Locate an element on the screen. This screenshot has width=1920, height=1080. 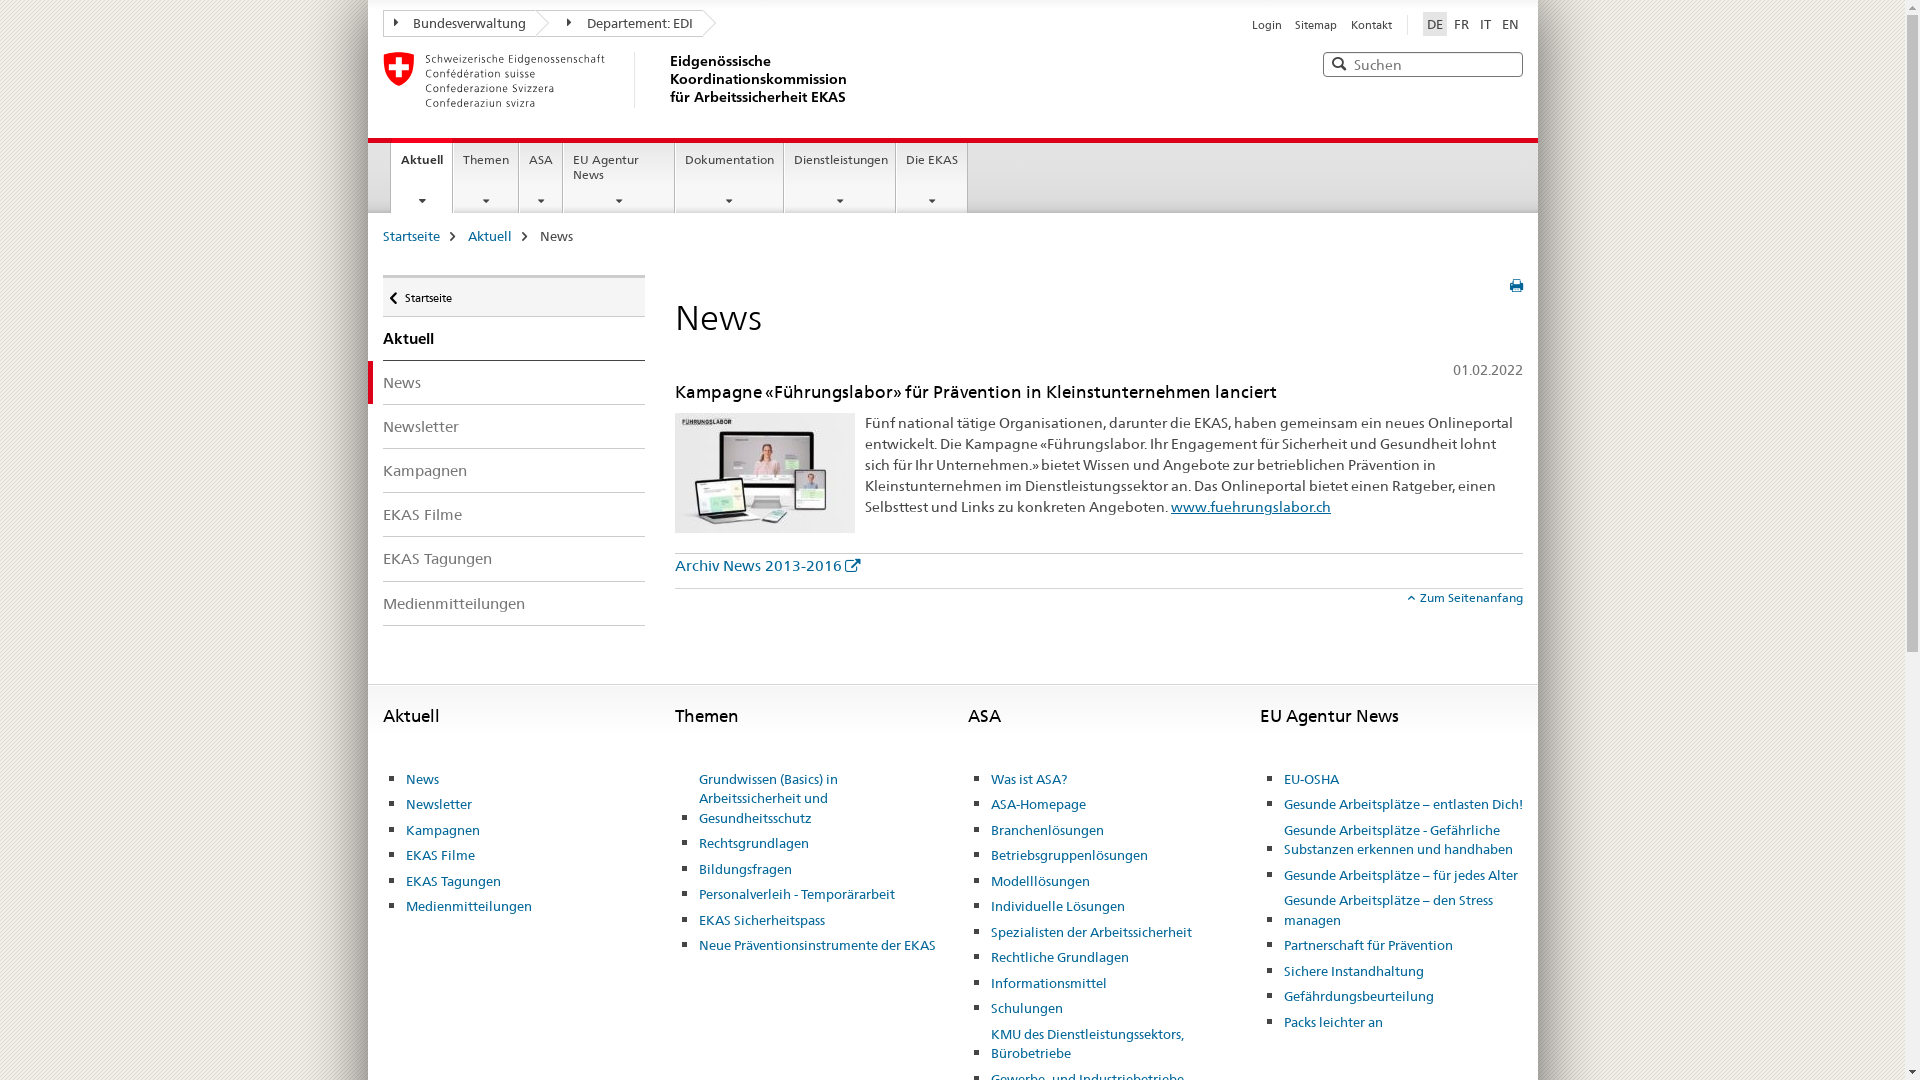
'Packs leichter an' is located at coordinates (1333, 1022).